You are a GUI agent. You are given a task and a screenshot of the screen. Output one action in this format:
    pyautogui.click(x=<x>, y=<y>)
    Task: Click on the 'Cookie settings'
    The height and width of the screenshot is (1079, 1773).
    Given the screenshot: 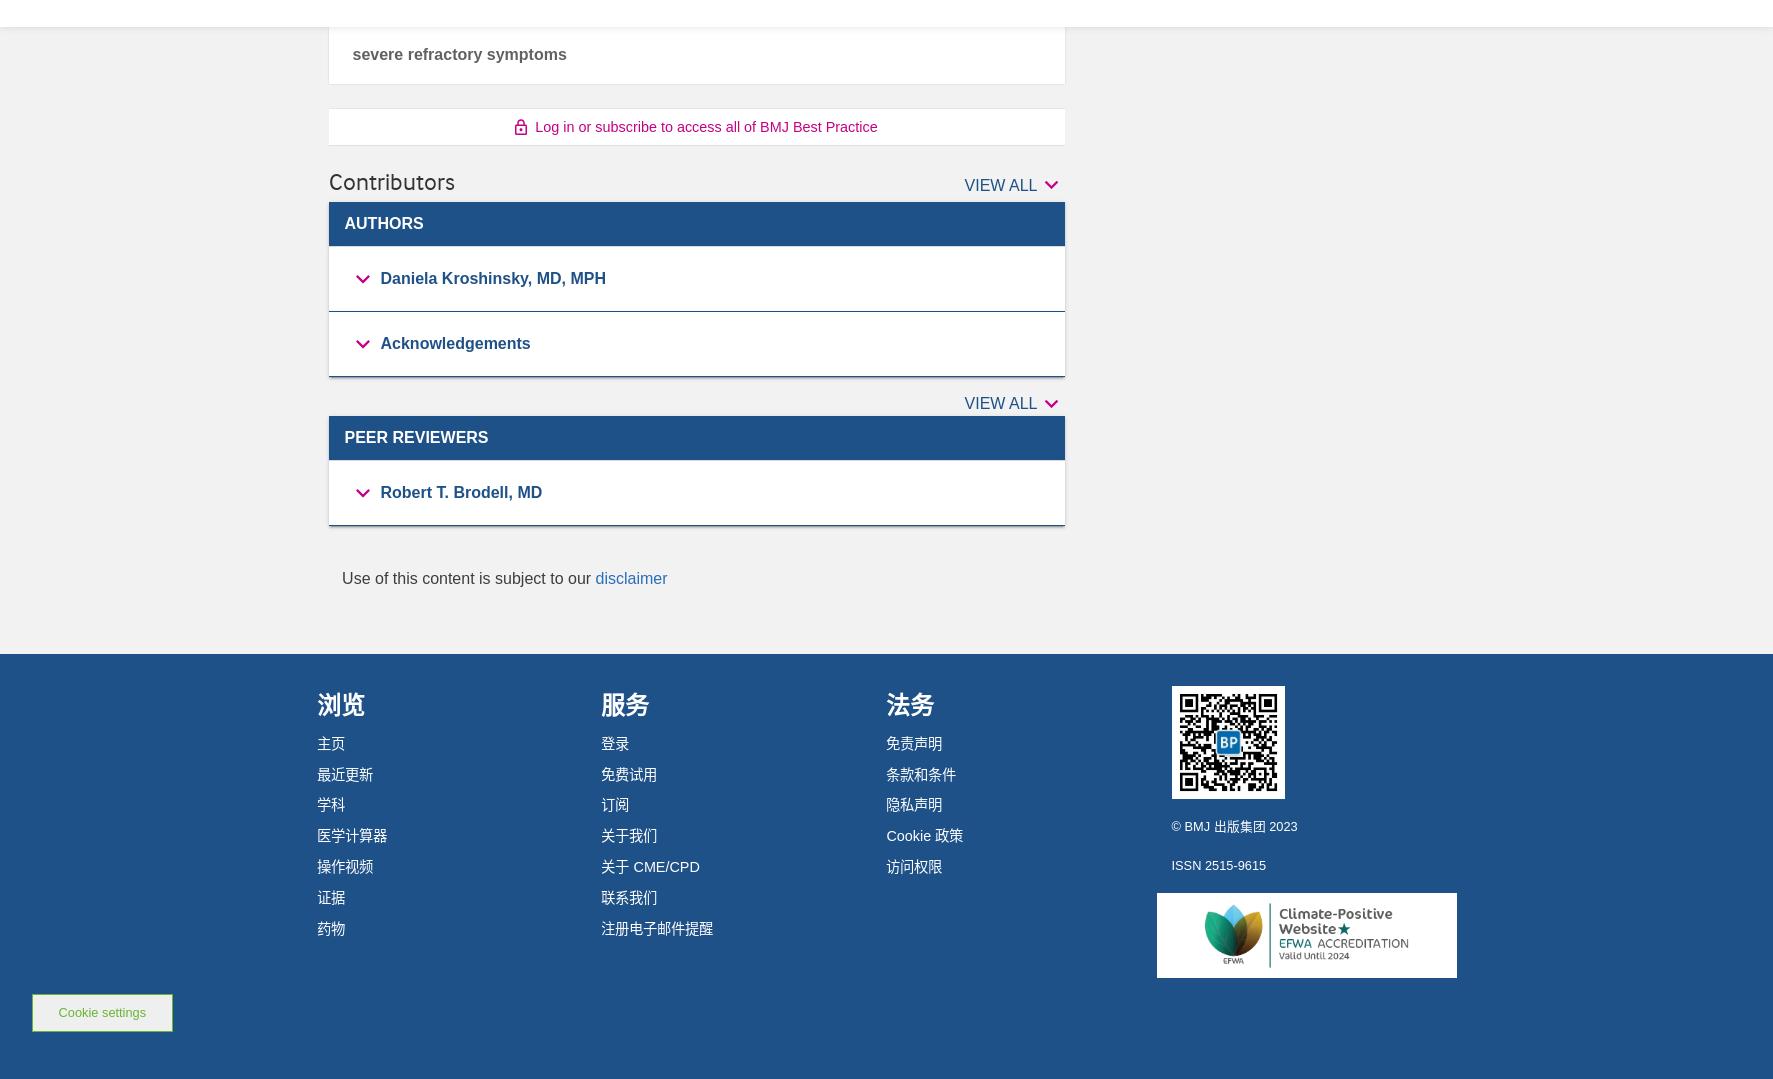 What is the action you would take?
    pyautogui.click(x=101, y=1011)
    